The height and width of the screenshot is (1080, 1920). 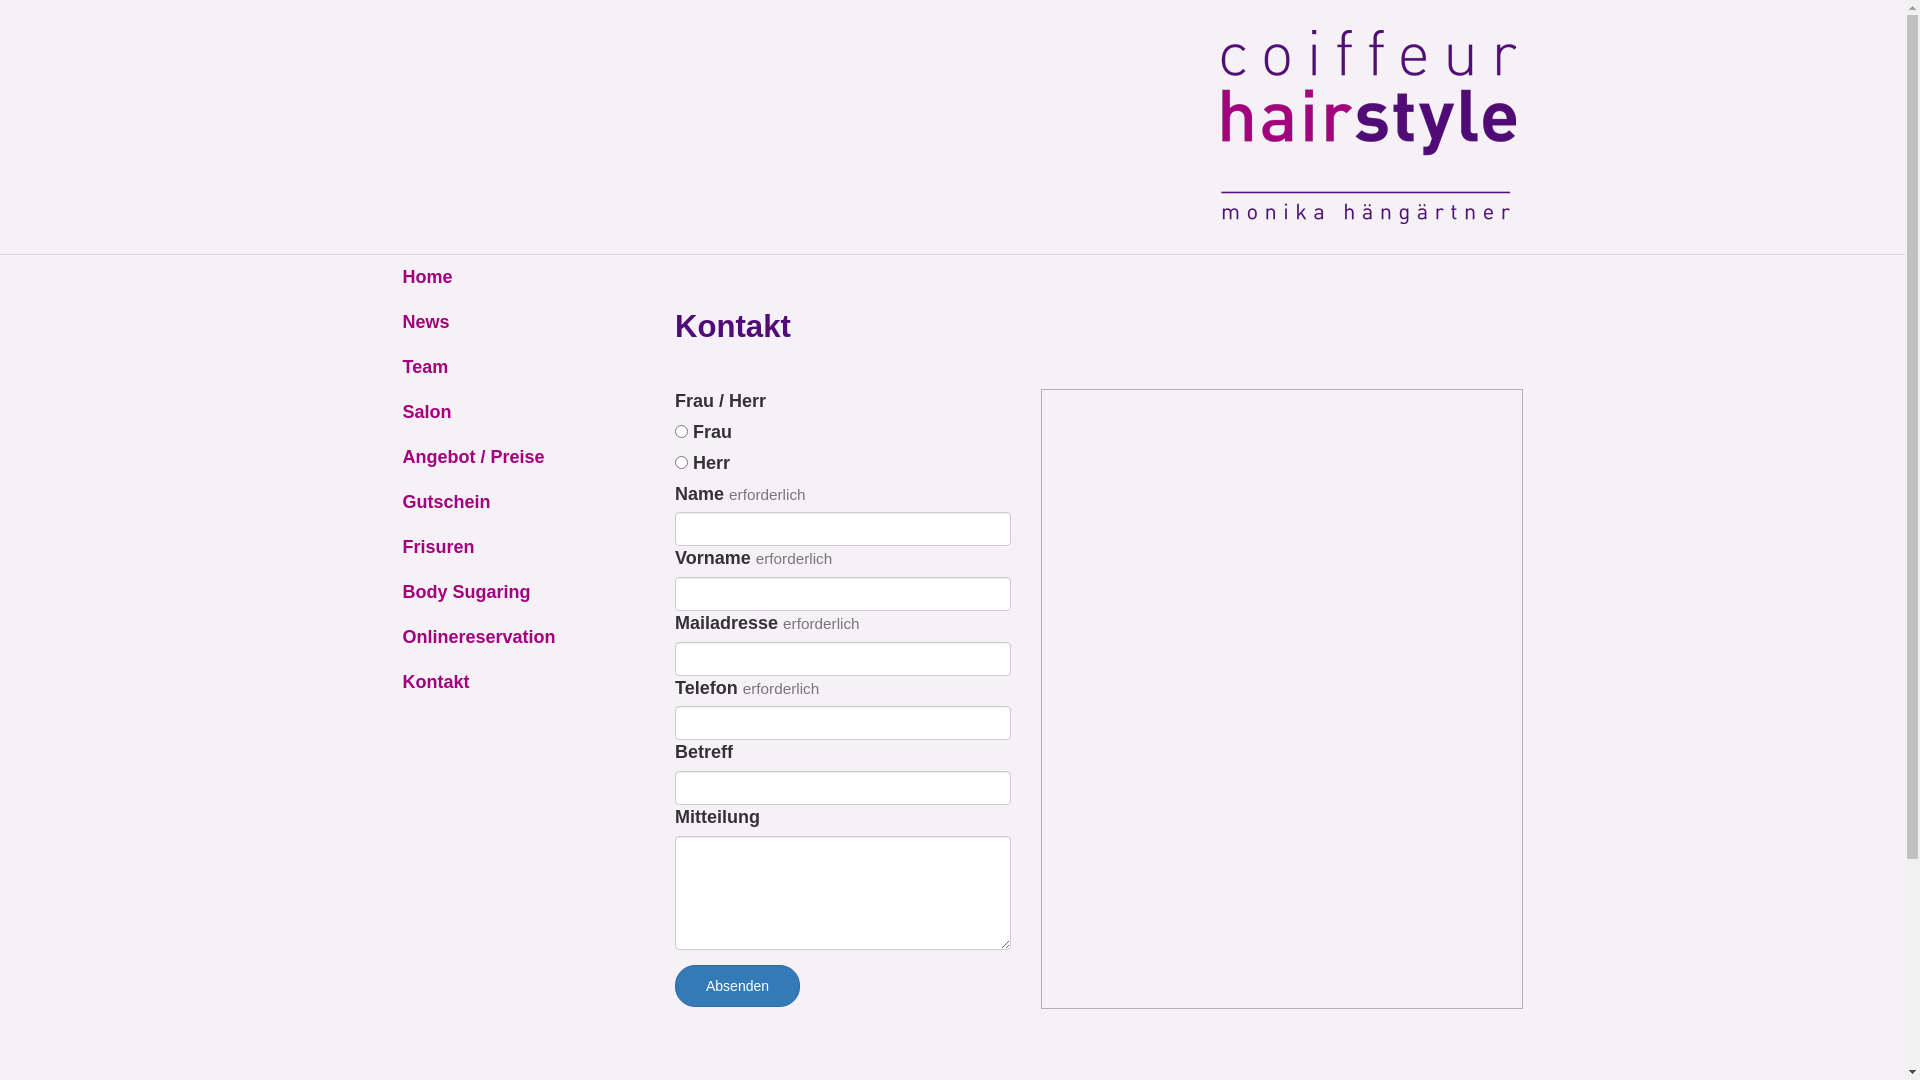 I want to click on 'Body Sugaring', so click(x=382, y=591).